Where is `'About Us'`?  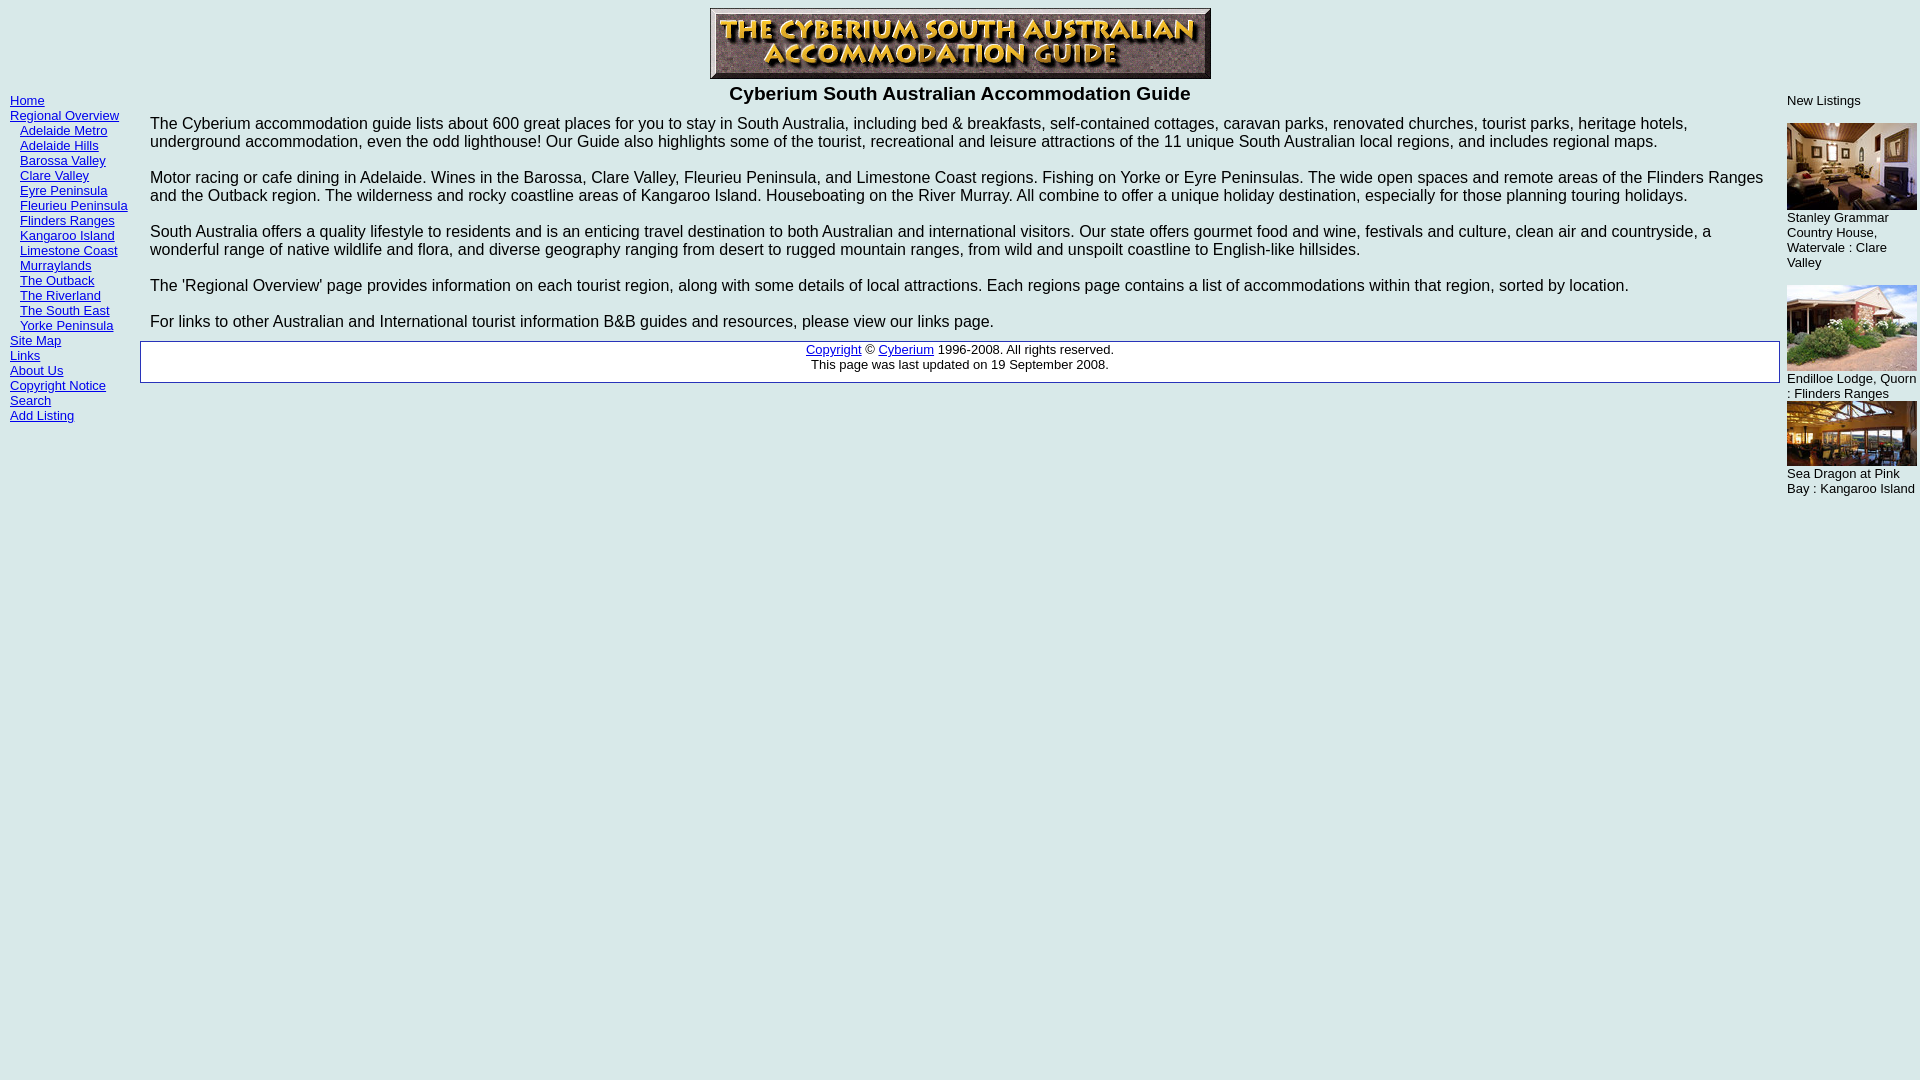
'About Us' is located at coordinates (36, 370).